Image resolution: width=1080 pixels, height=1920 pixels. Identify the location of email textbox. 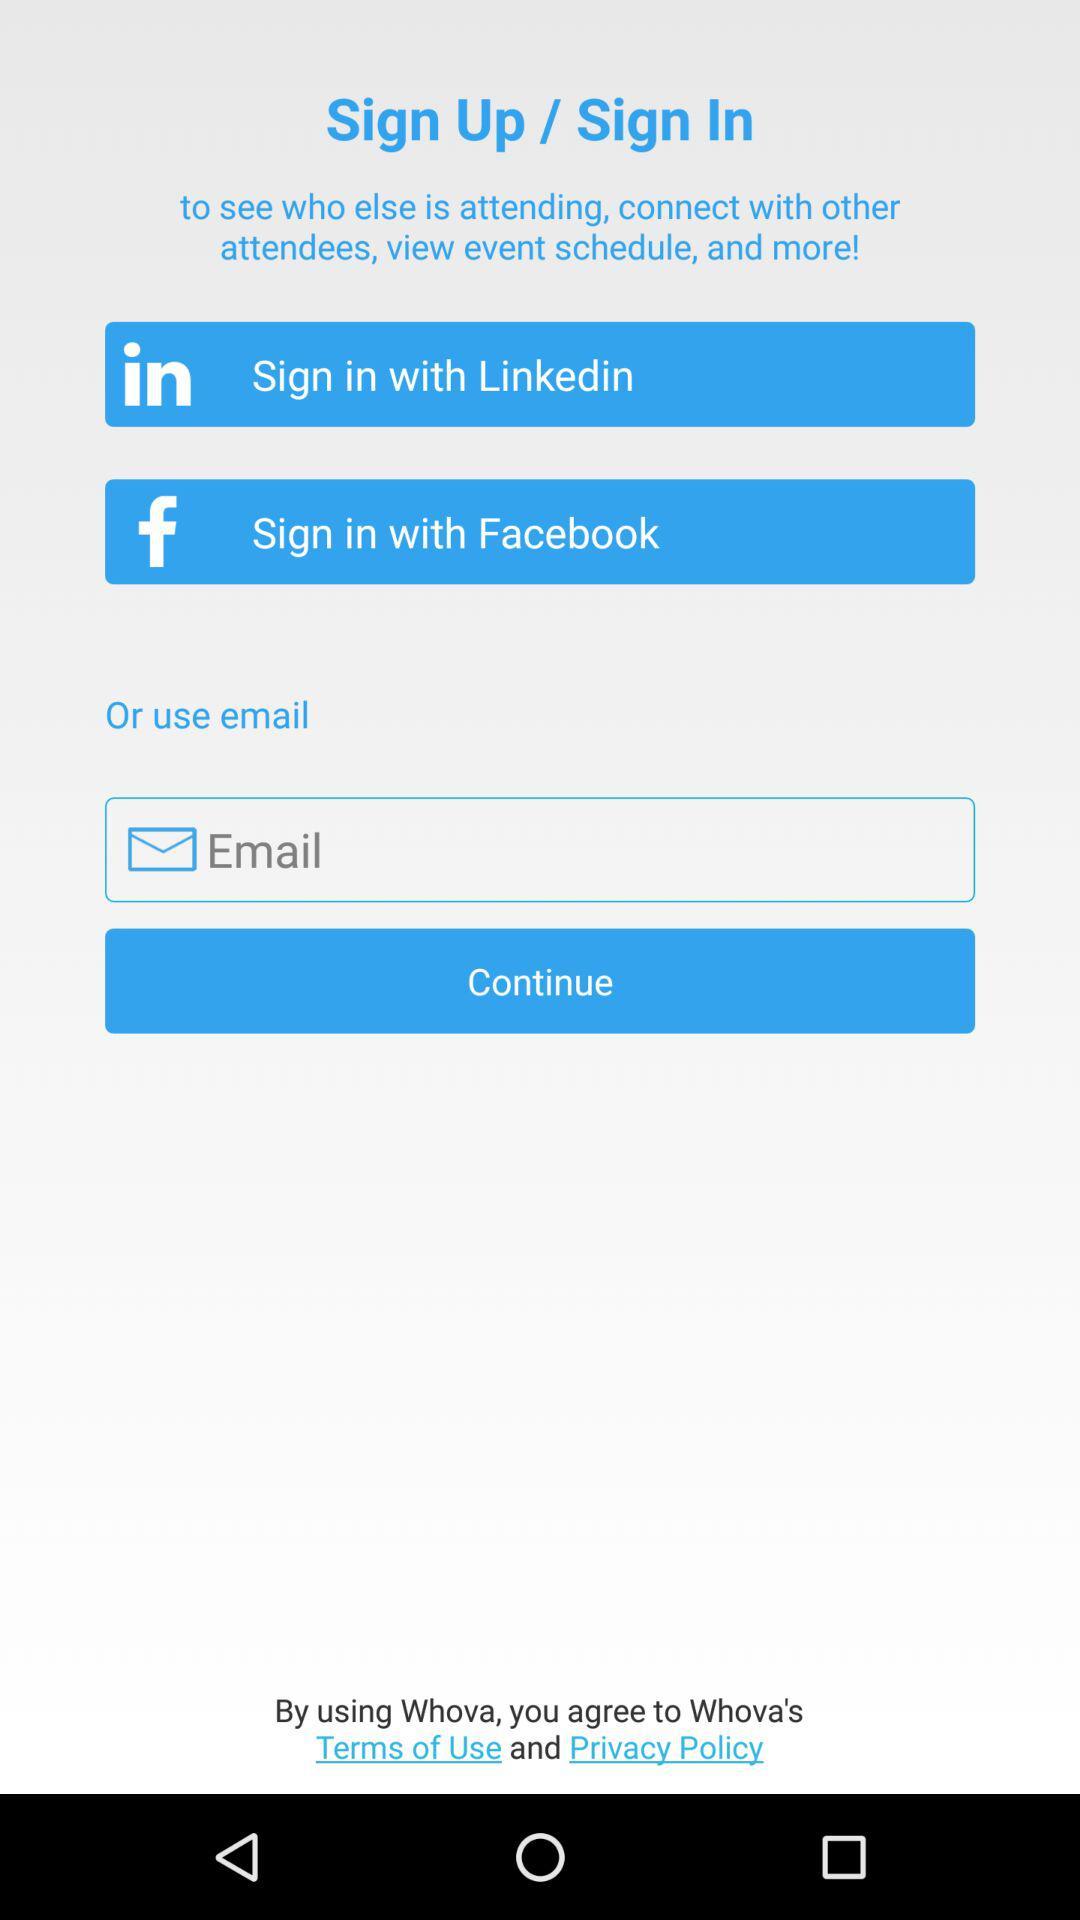
(540, 849).